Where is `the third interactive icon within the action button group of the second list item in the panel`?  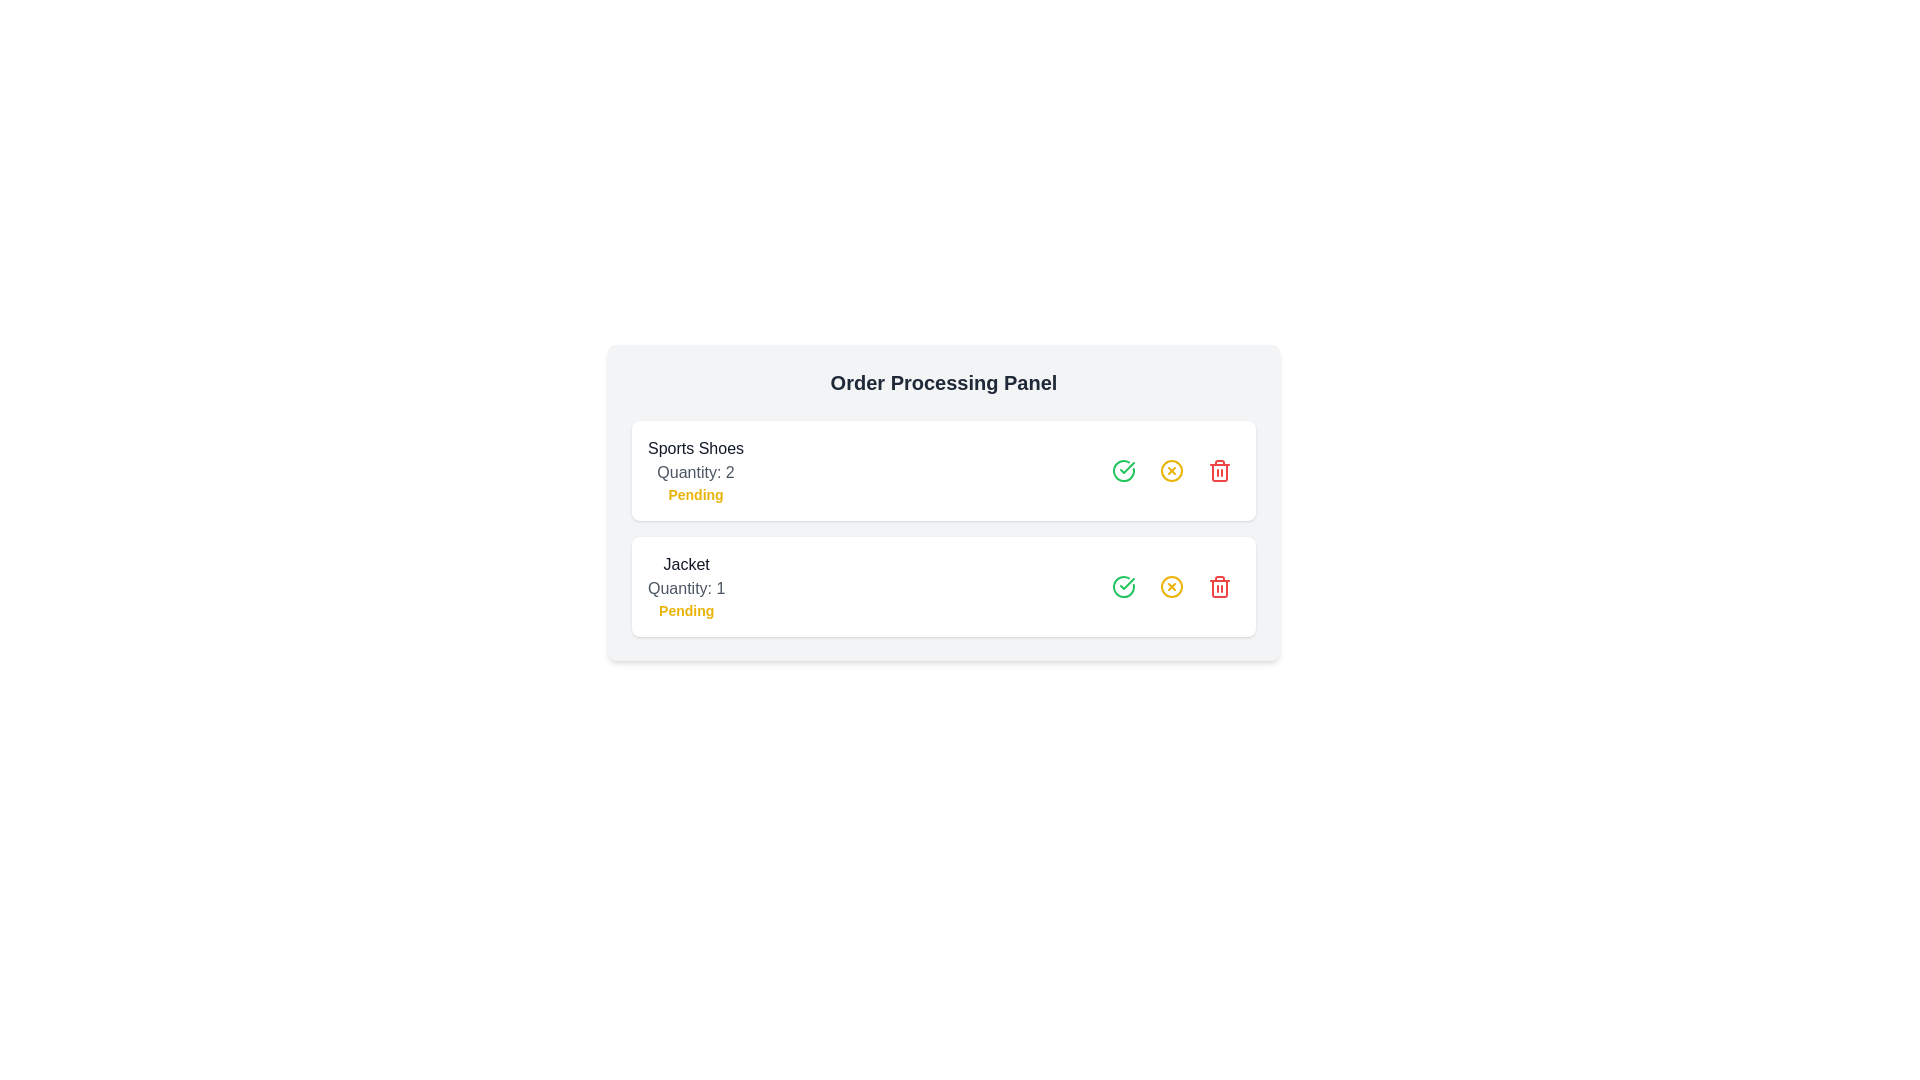
the third interactive icon within the action button group of the second list item in the panel is located at coordinates (1171, 585).